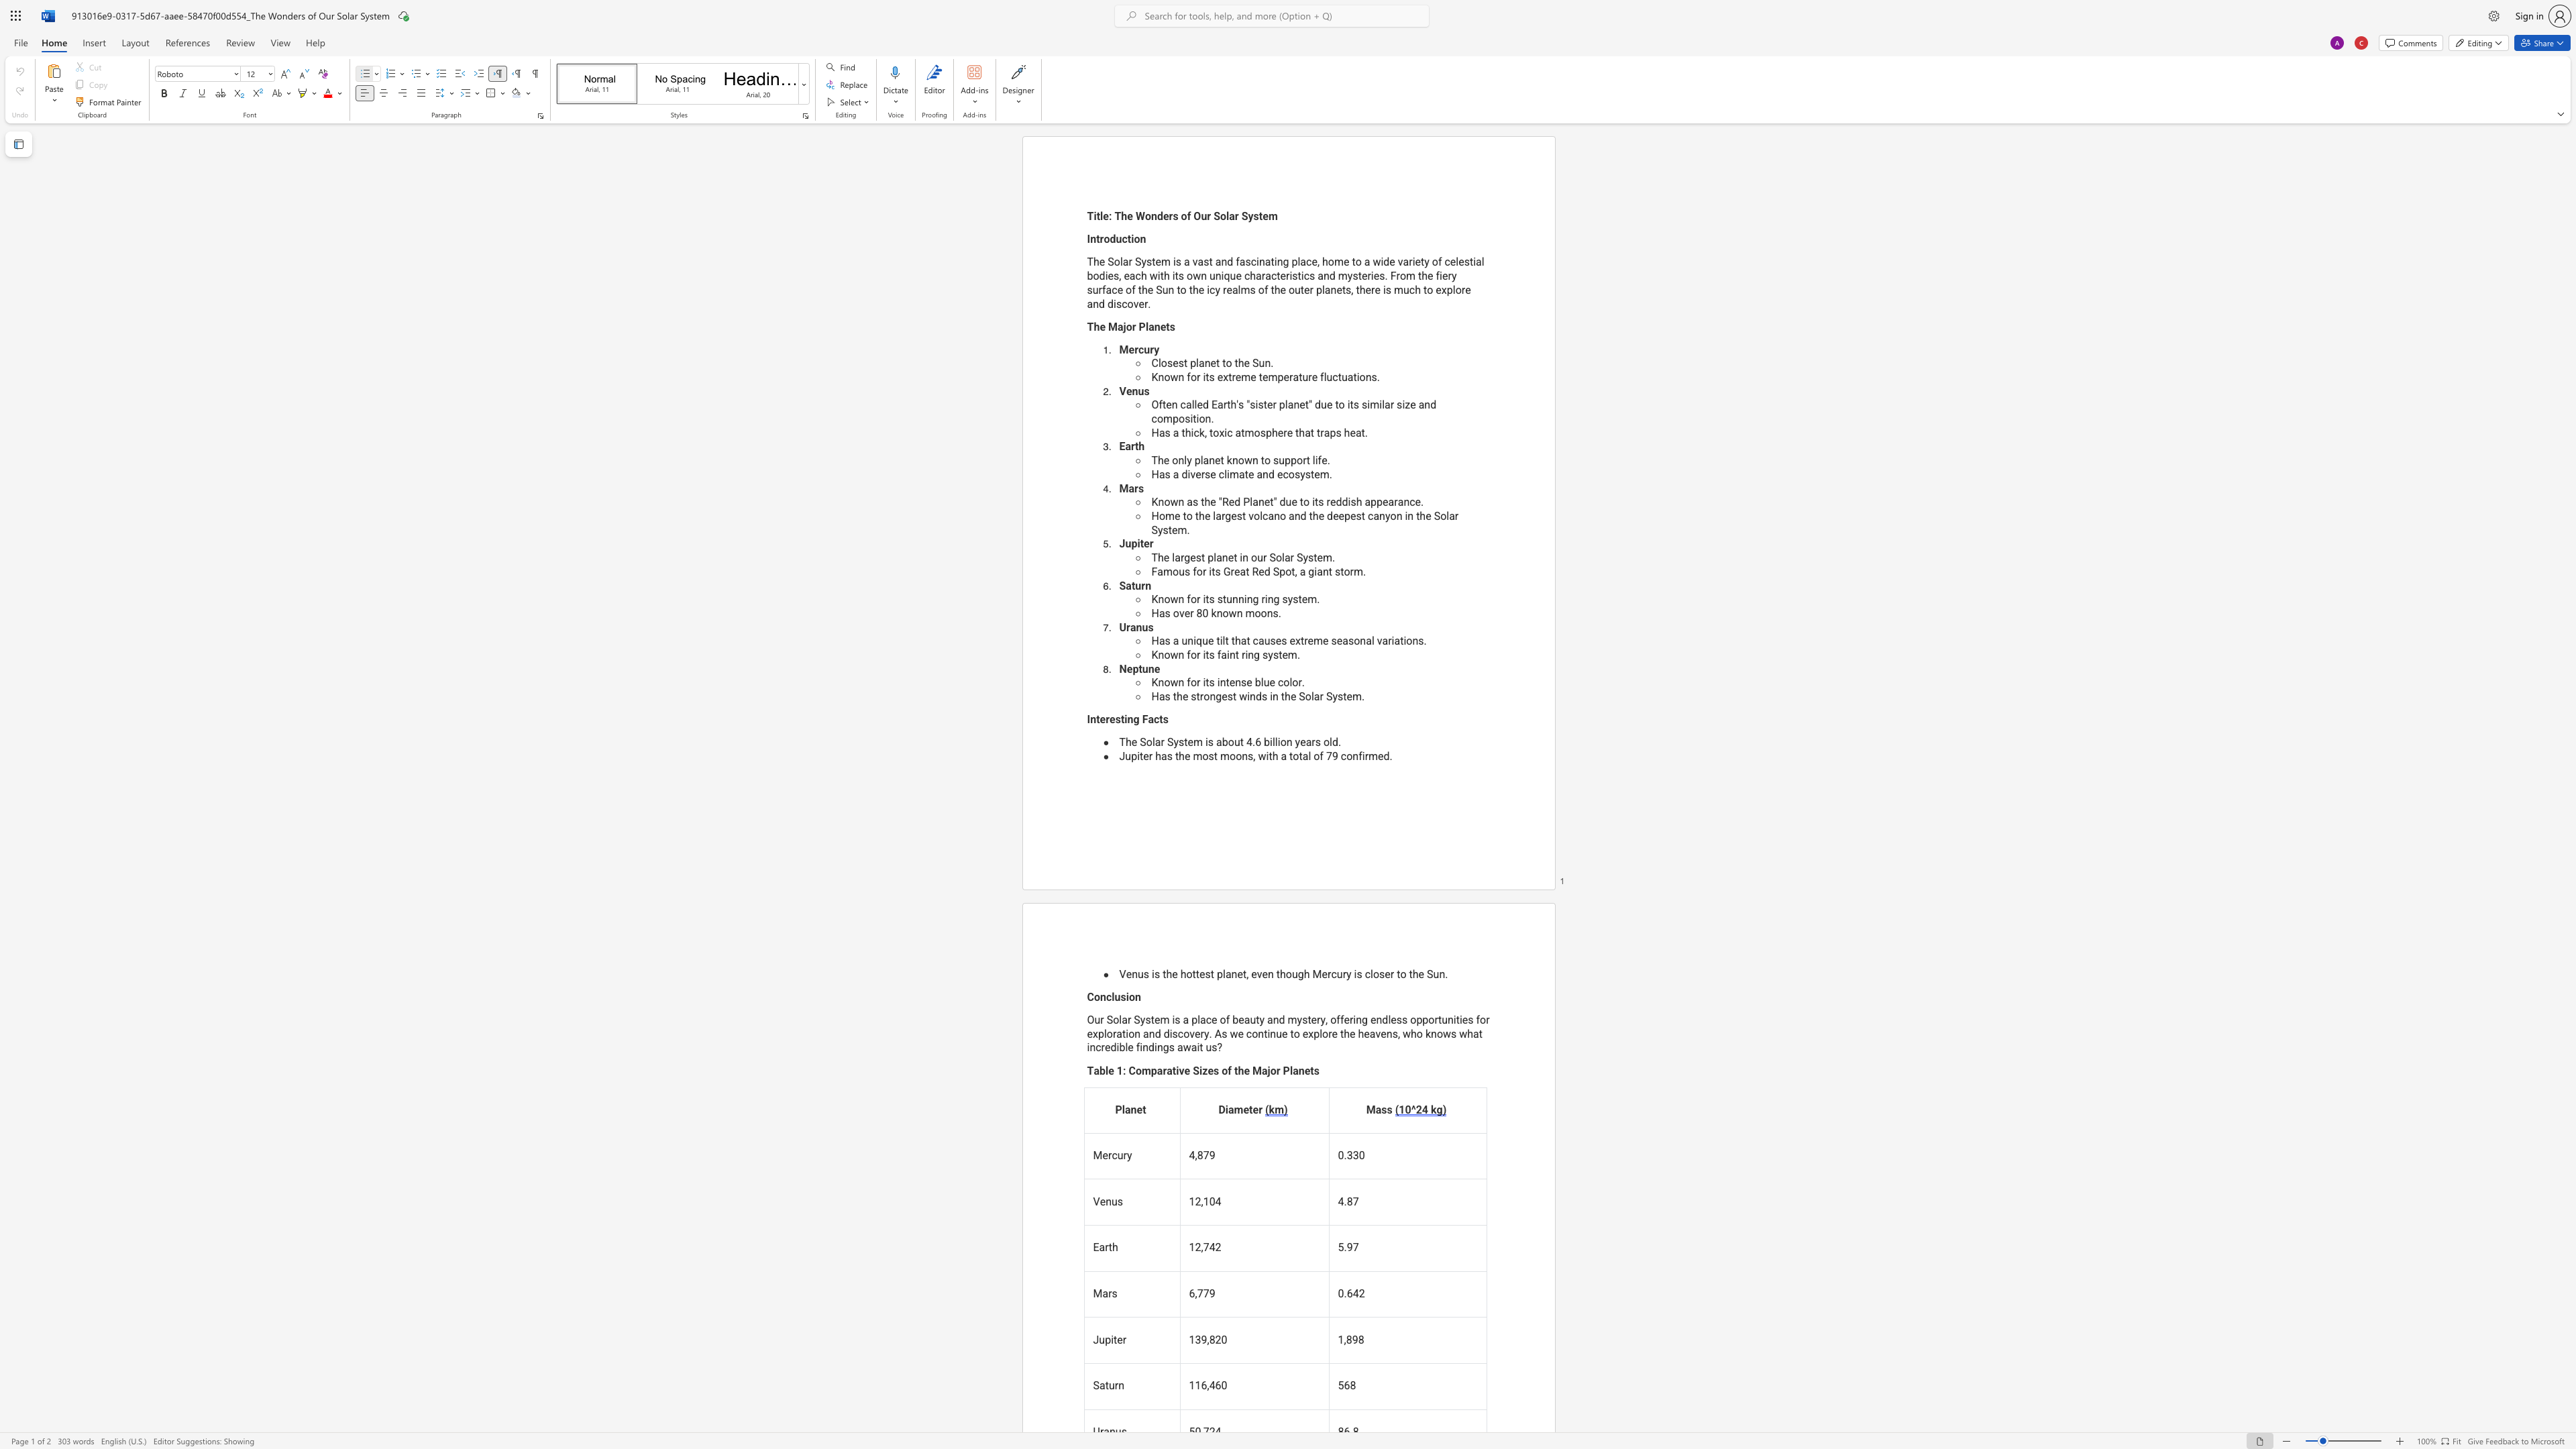 This screenshot has width=2576, height=1449. I want to click on the space between the continuous character "T" and "a" in the text, so click(1093, 1071).